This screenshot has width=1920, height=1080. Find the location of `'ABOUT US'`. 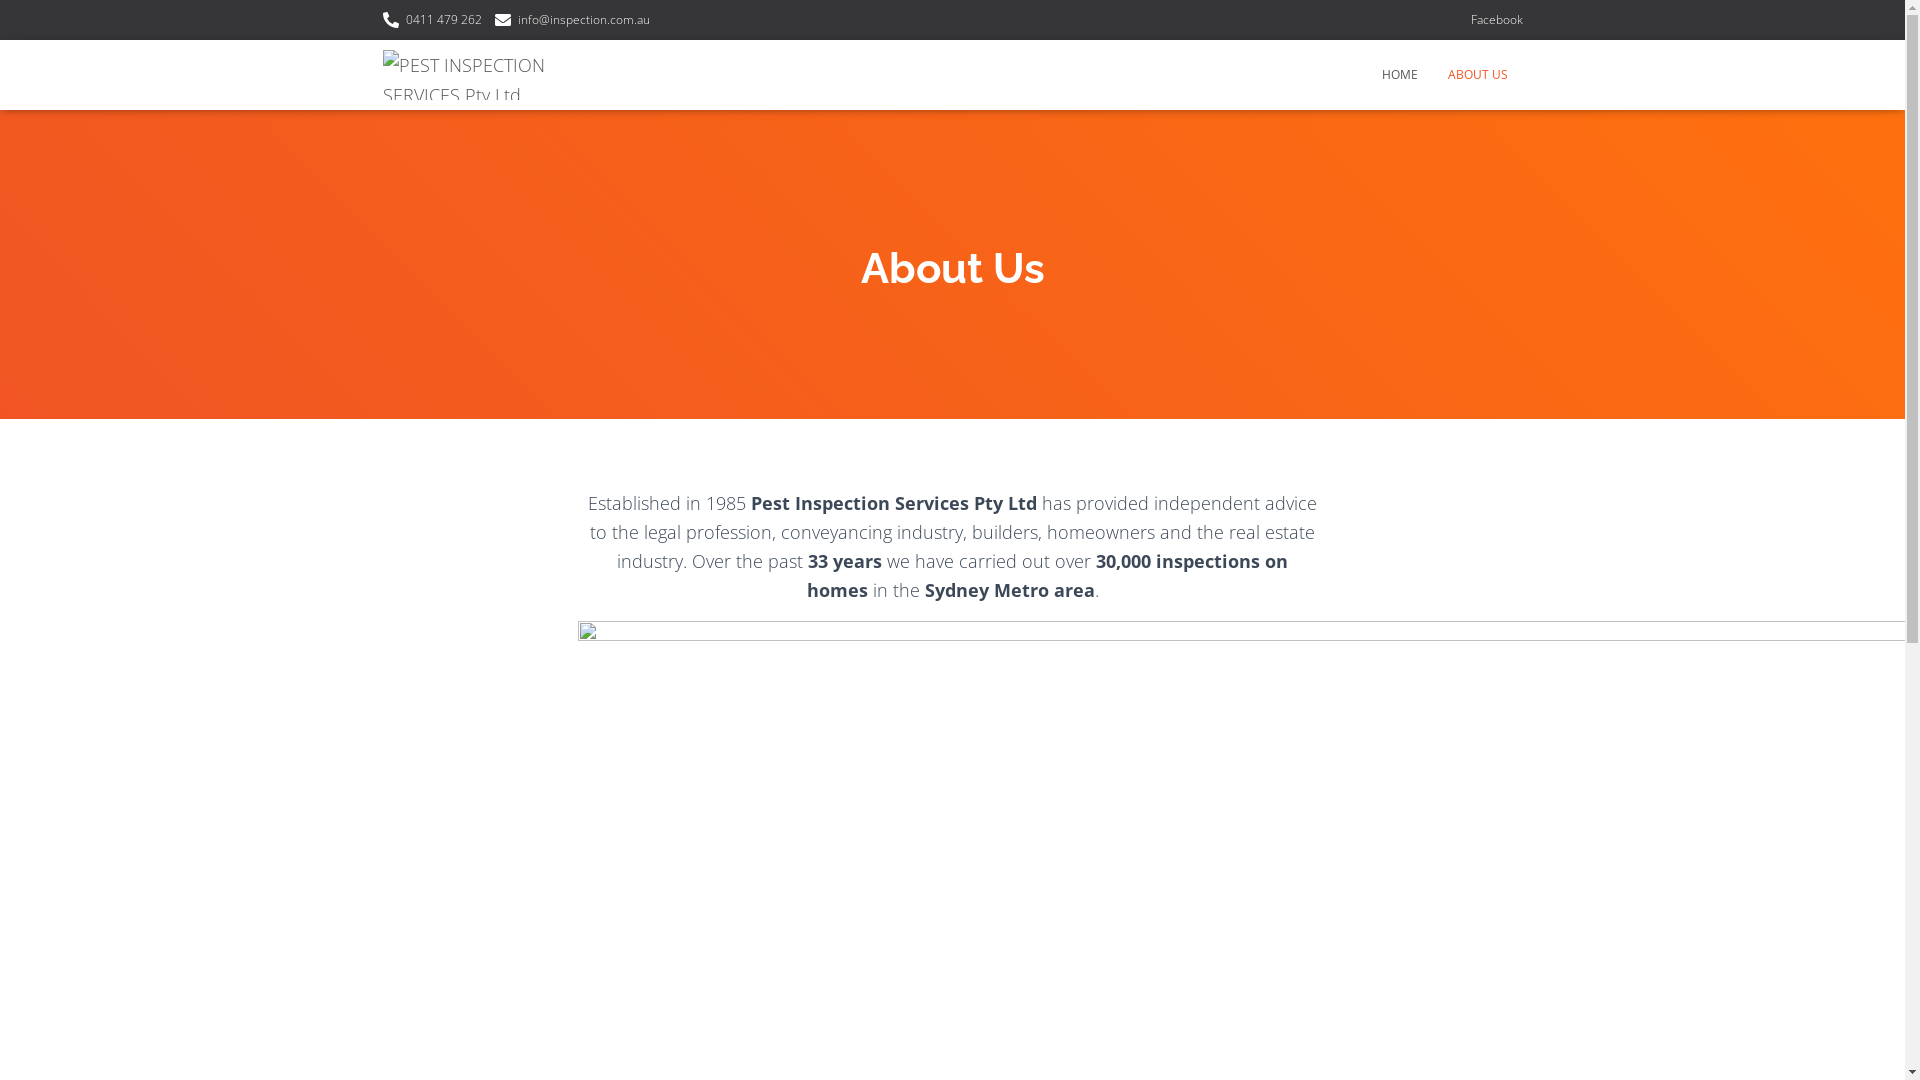

'ABOUT US' is located at coordinates (1477, 73).